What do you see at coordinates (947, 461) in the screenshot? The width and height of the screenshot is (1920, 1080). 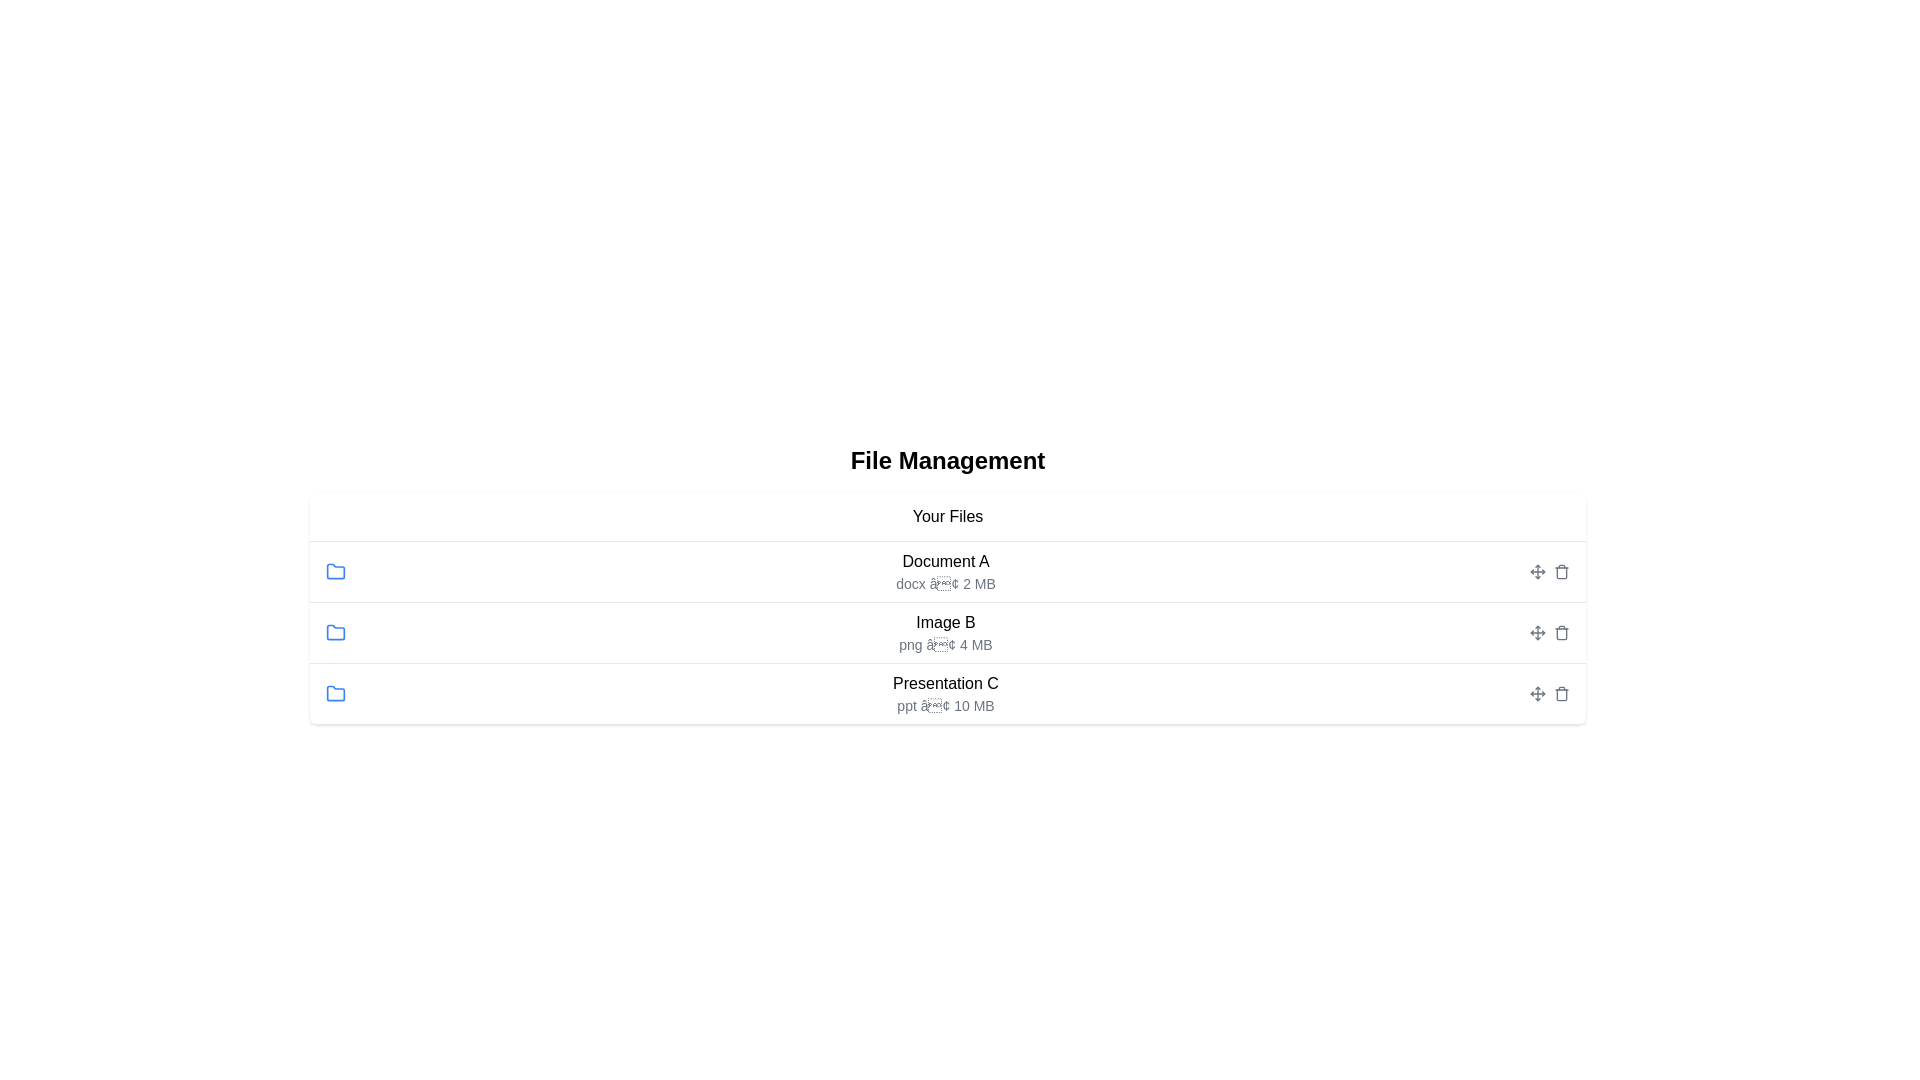 I see `the 'File Management' text label, which is a bold, large text displayed in black on a white background, prominently centered at the top of the file listing interface` at bounding box center [947, 461].